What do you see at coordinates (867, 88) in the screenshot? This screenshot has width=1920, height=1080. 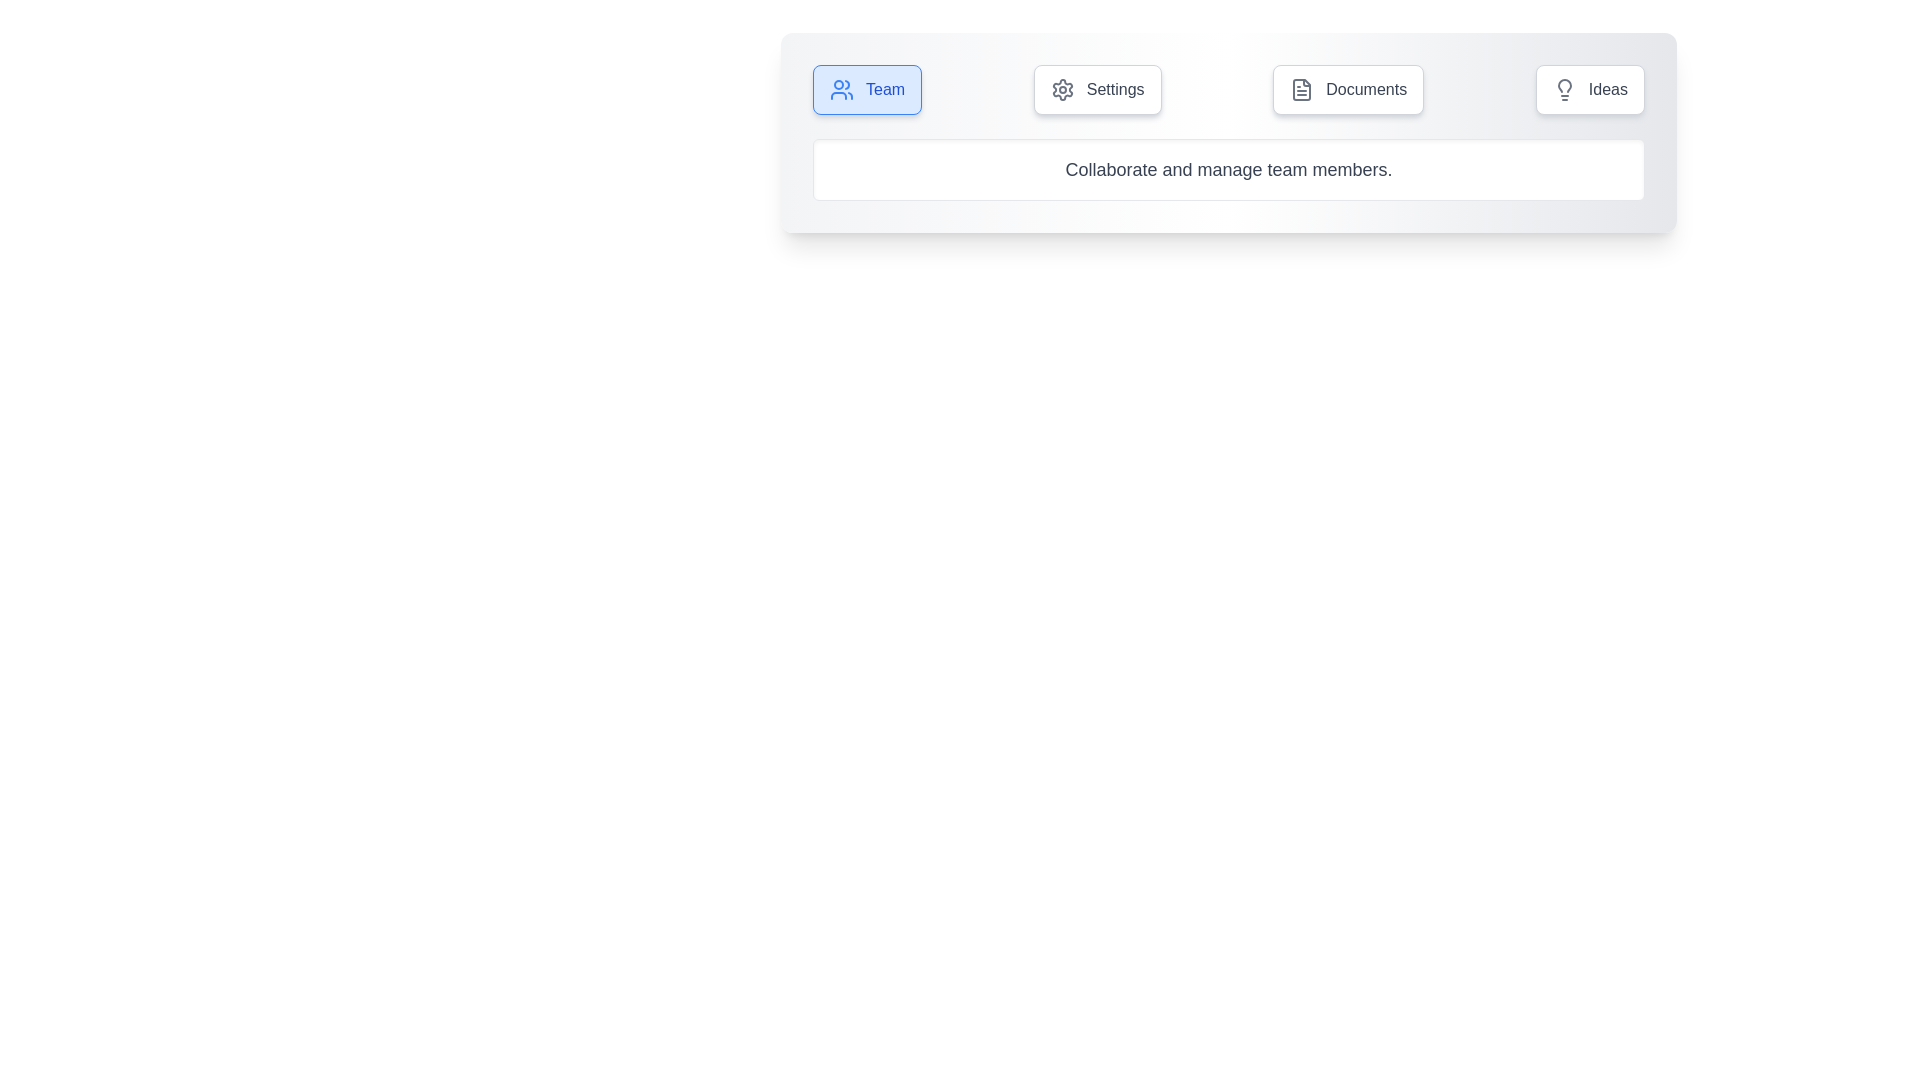 I see `the tab labeled Team to view its content` at bounding box center [867, 88].